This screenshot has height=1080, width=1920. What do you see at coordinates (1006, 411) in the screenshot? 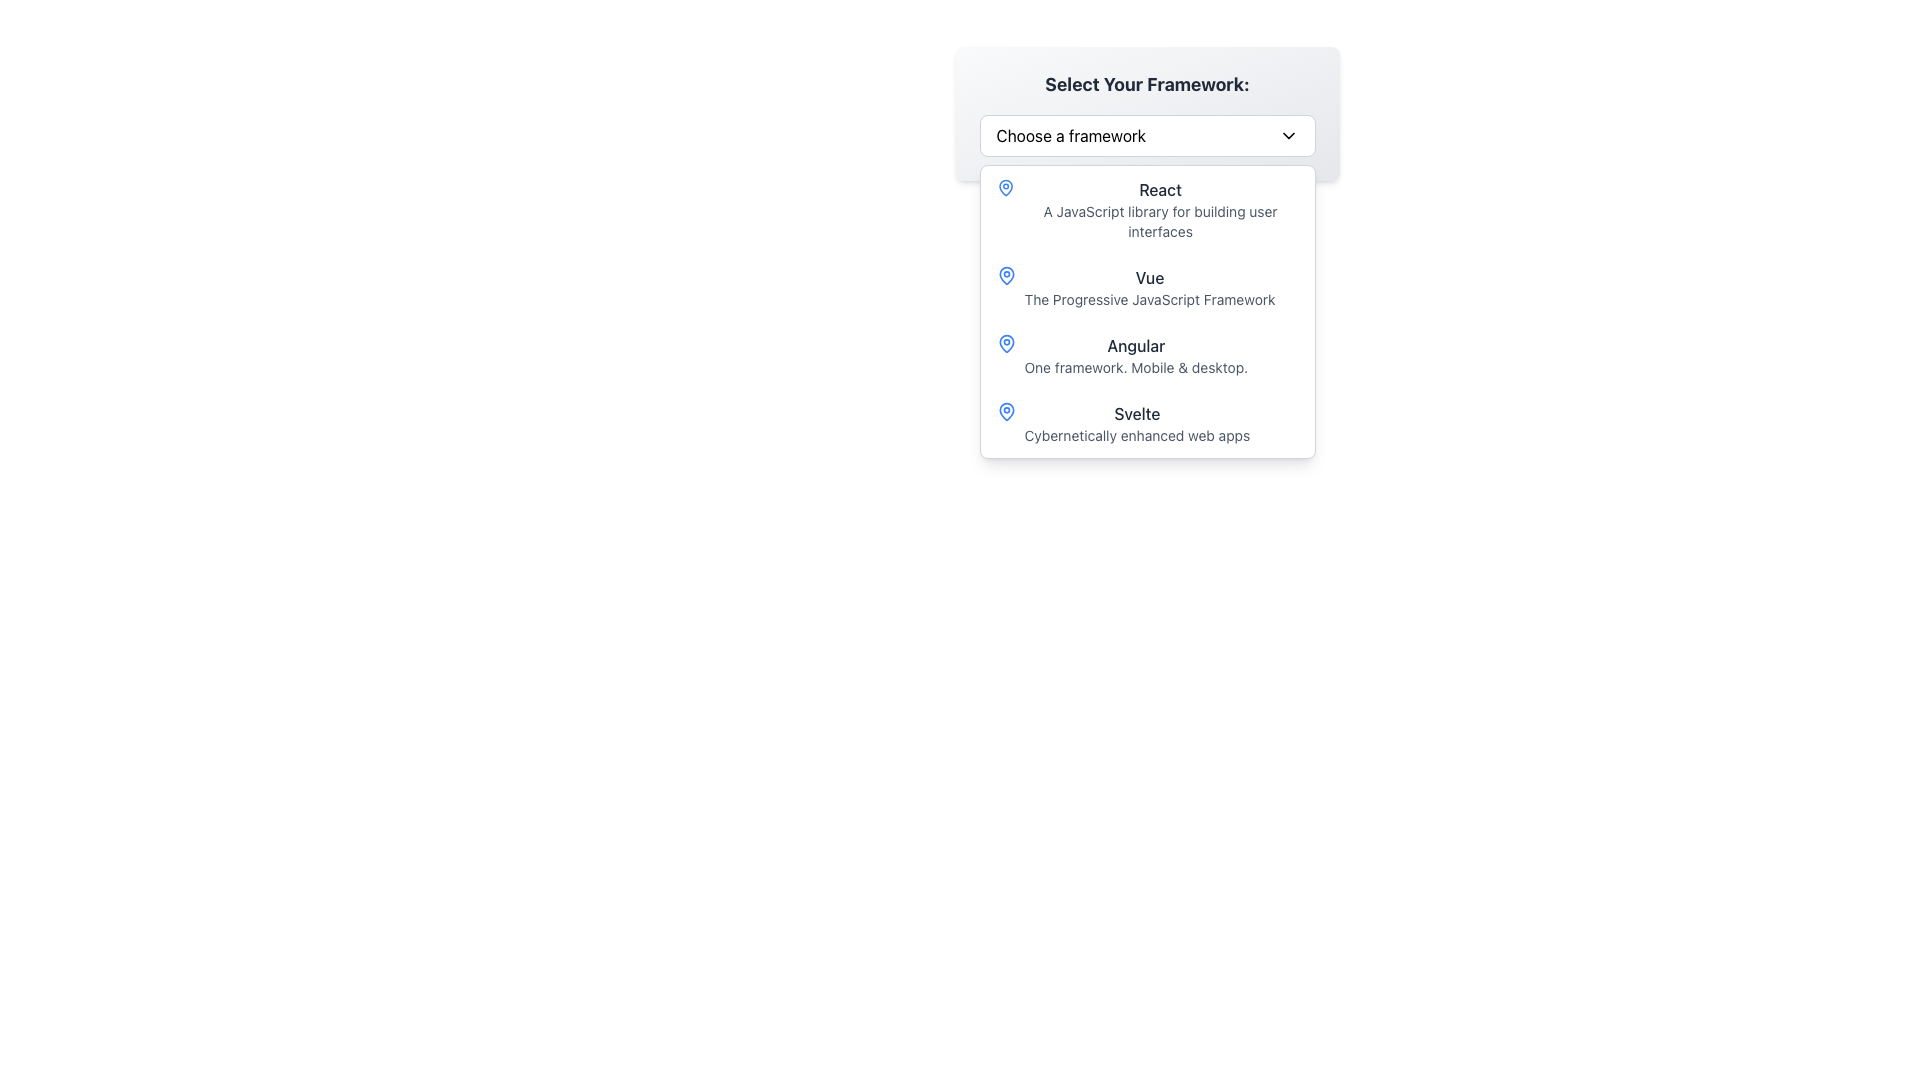
I see `the blue map pin icon located to the left of the 'Svelte' text in the dropdown menu labeled 'Select Your Framework'` at bounding box center [1006, 411].